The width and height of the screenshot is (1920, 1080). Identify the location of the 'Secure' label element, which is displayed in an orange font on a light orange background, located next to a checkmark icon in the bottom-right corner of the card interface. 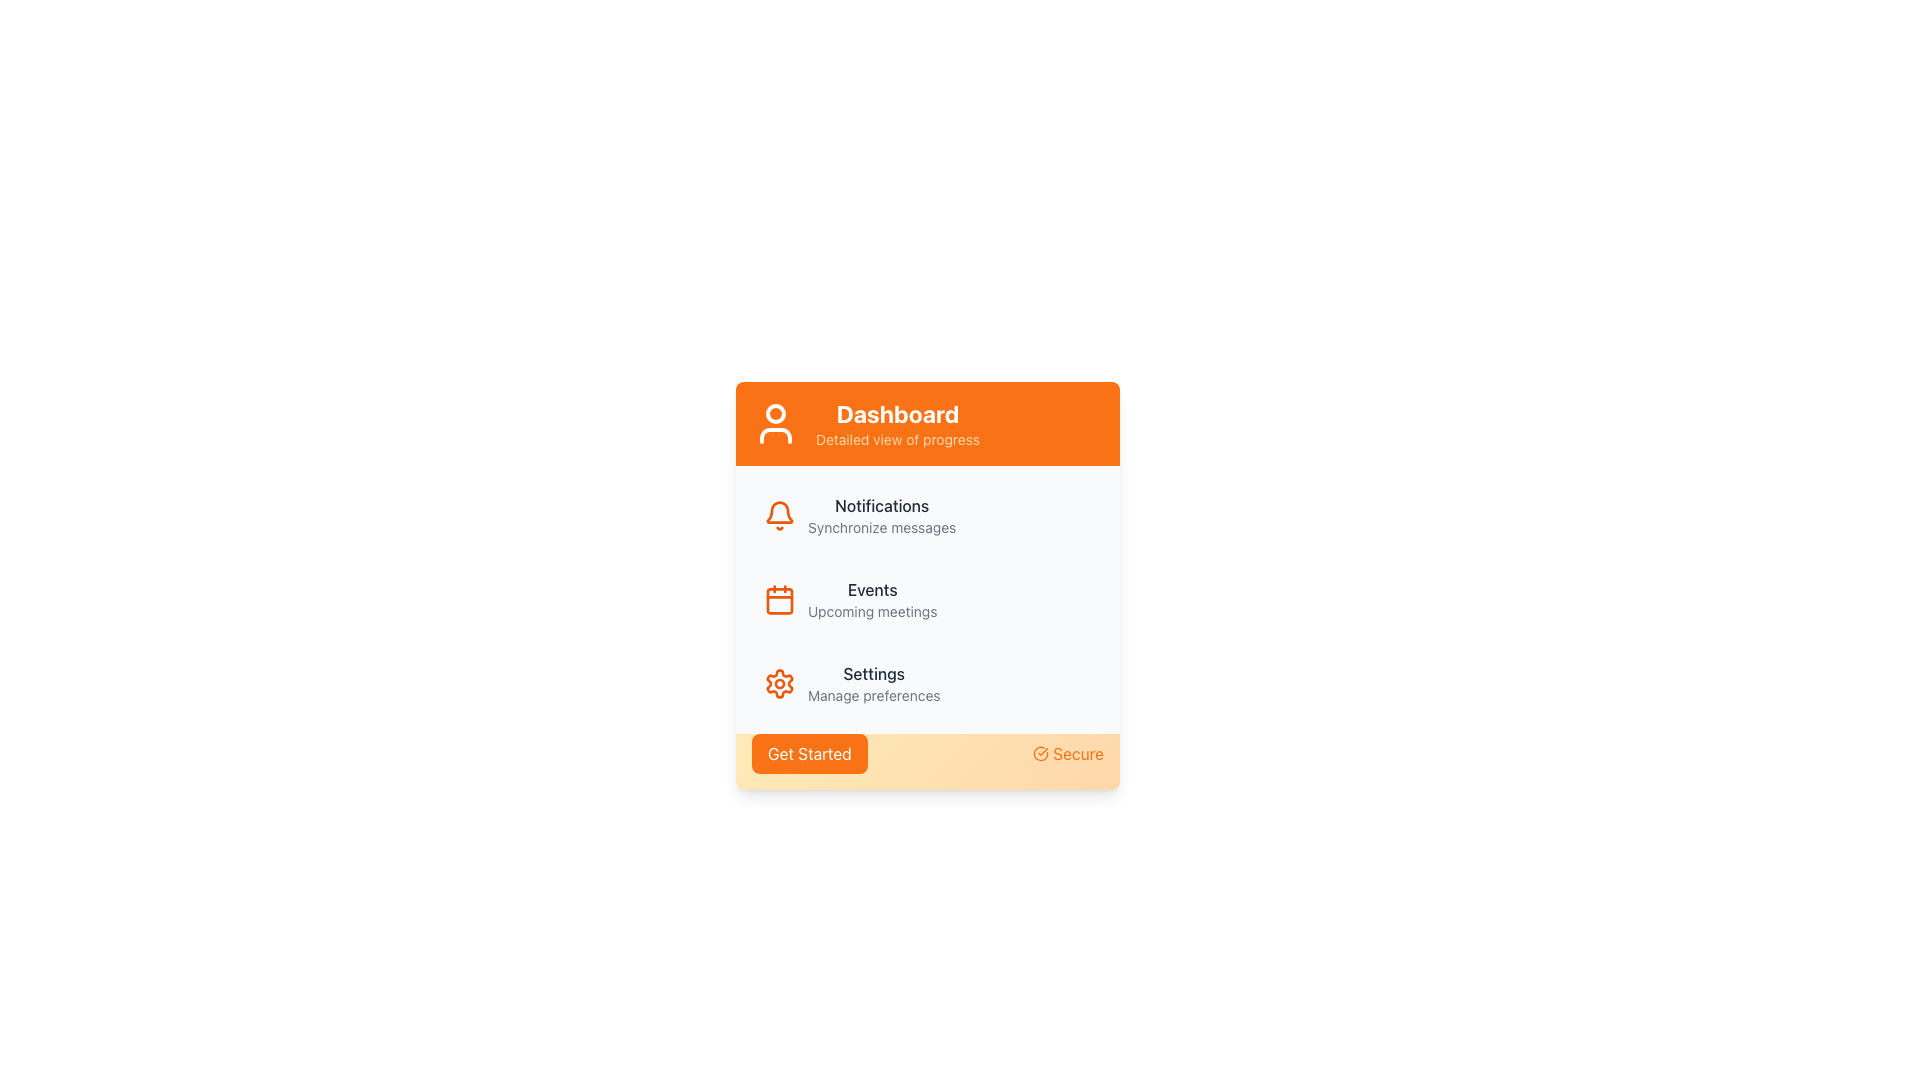
(1077, 753).